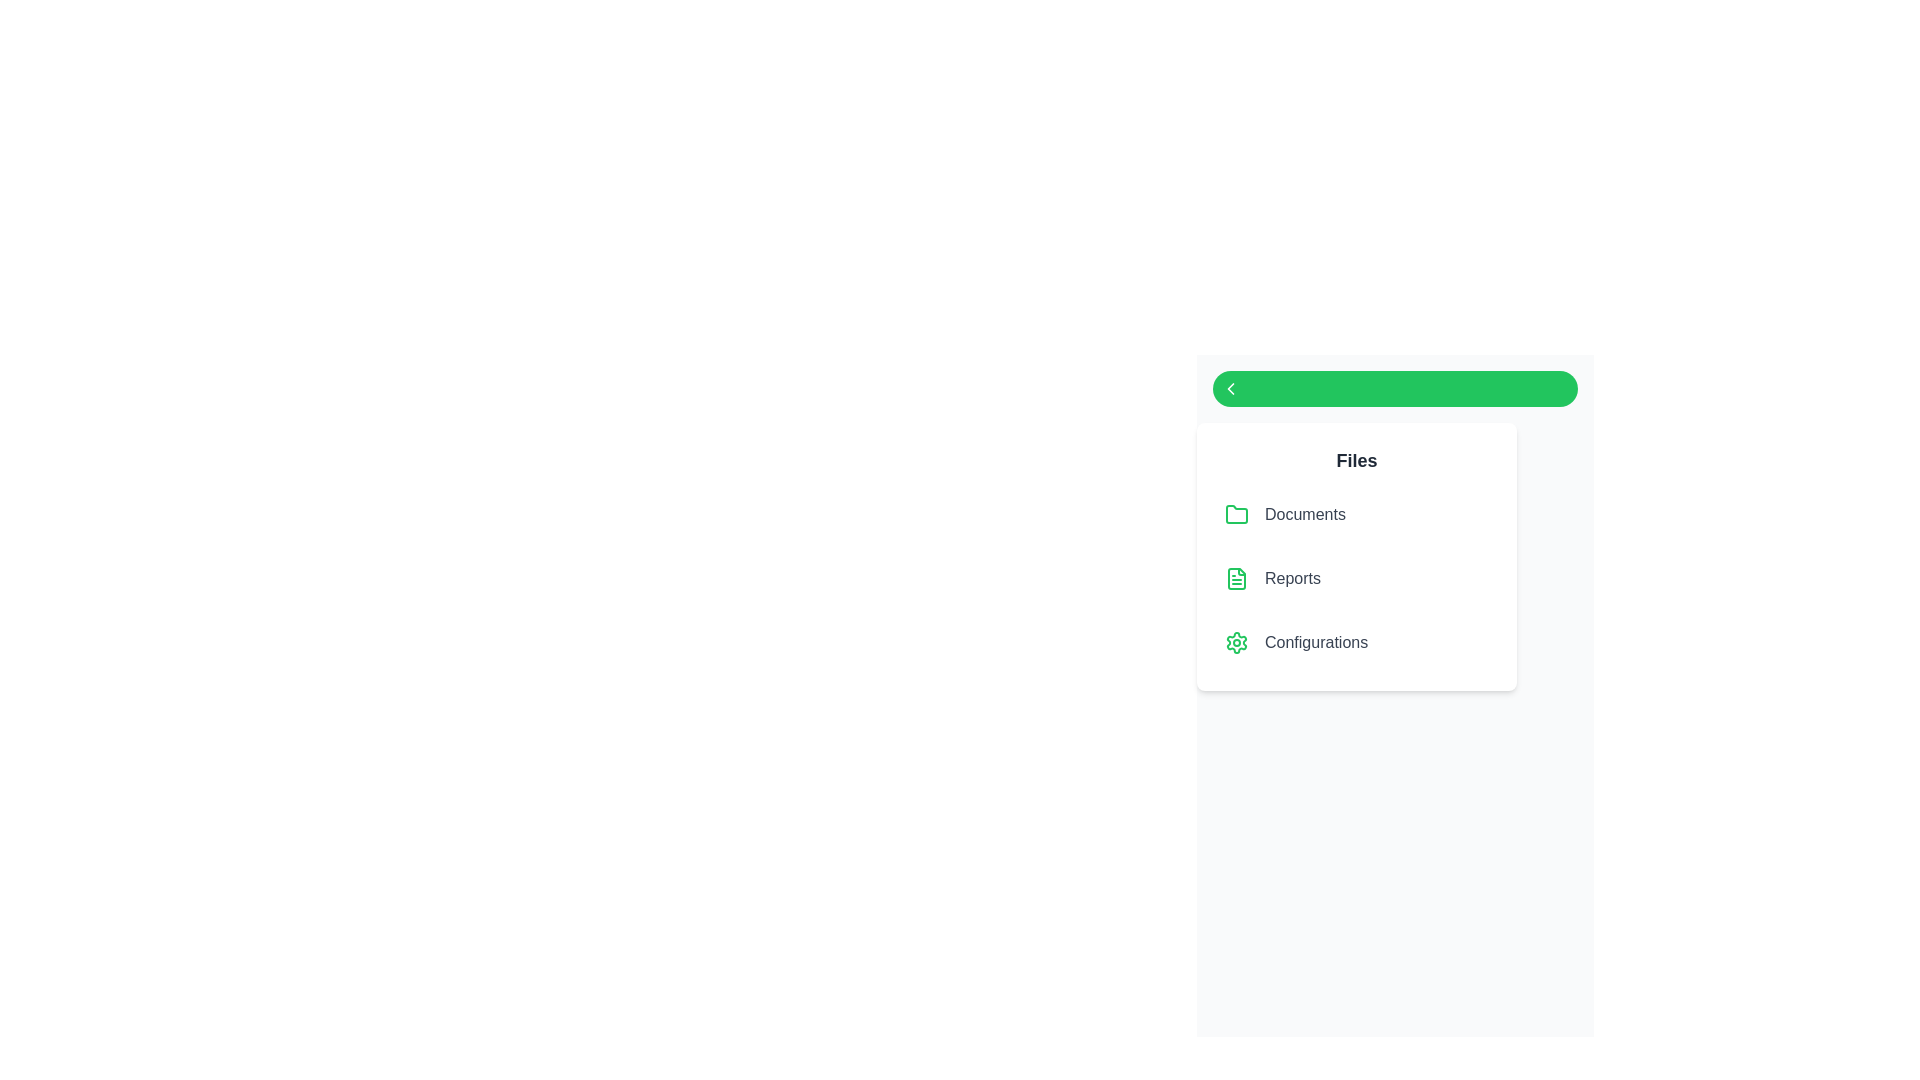 The height and width of the screenshot is (1080, 1920). Describe the element at coordinates (1394, 389) in the screenshot. I see `the green toggle button to toggle the drawer open or closed` at that location.